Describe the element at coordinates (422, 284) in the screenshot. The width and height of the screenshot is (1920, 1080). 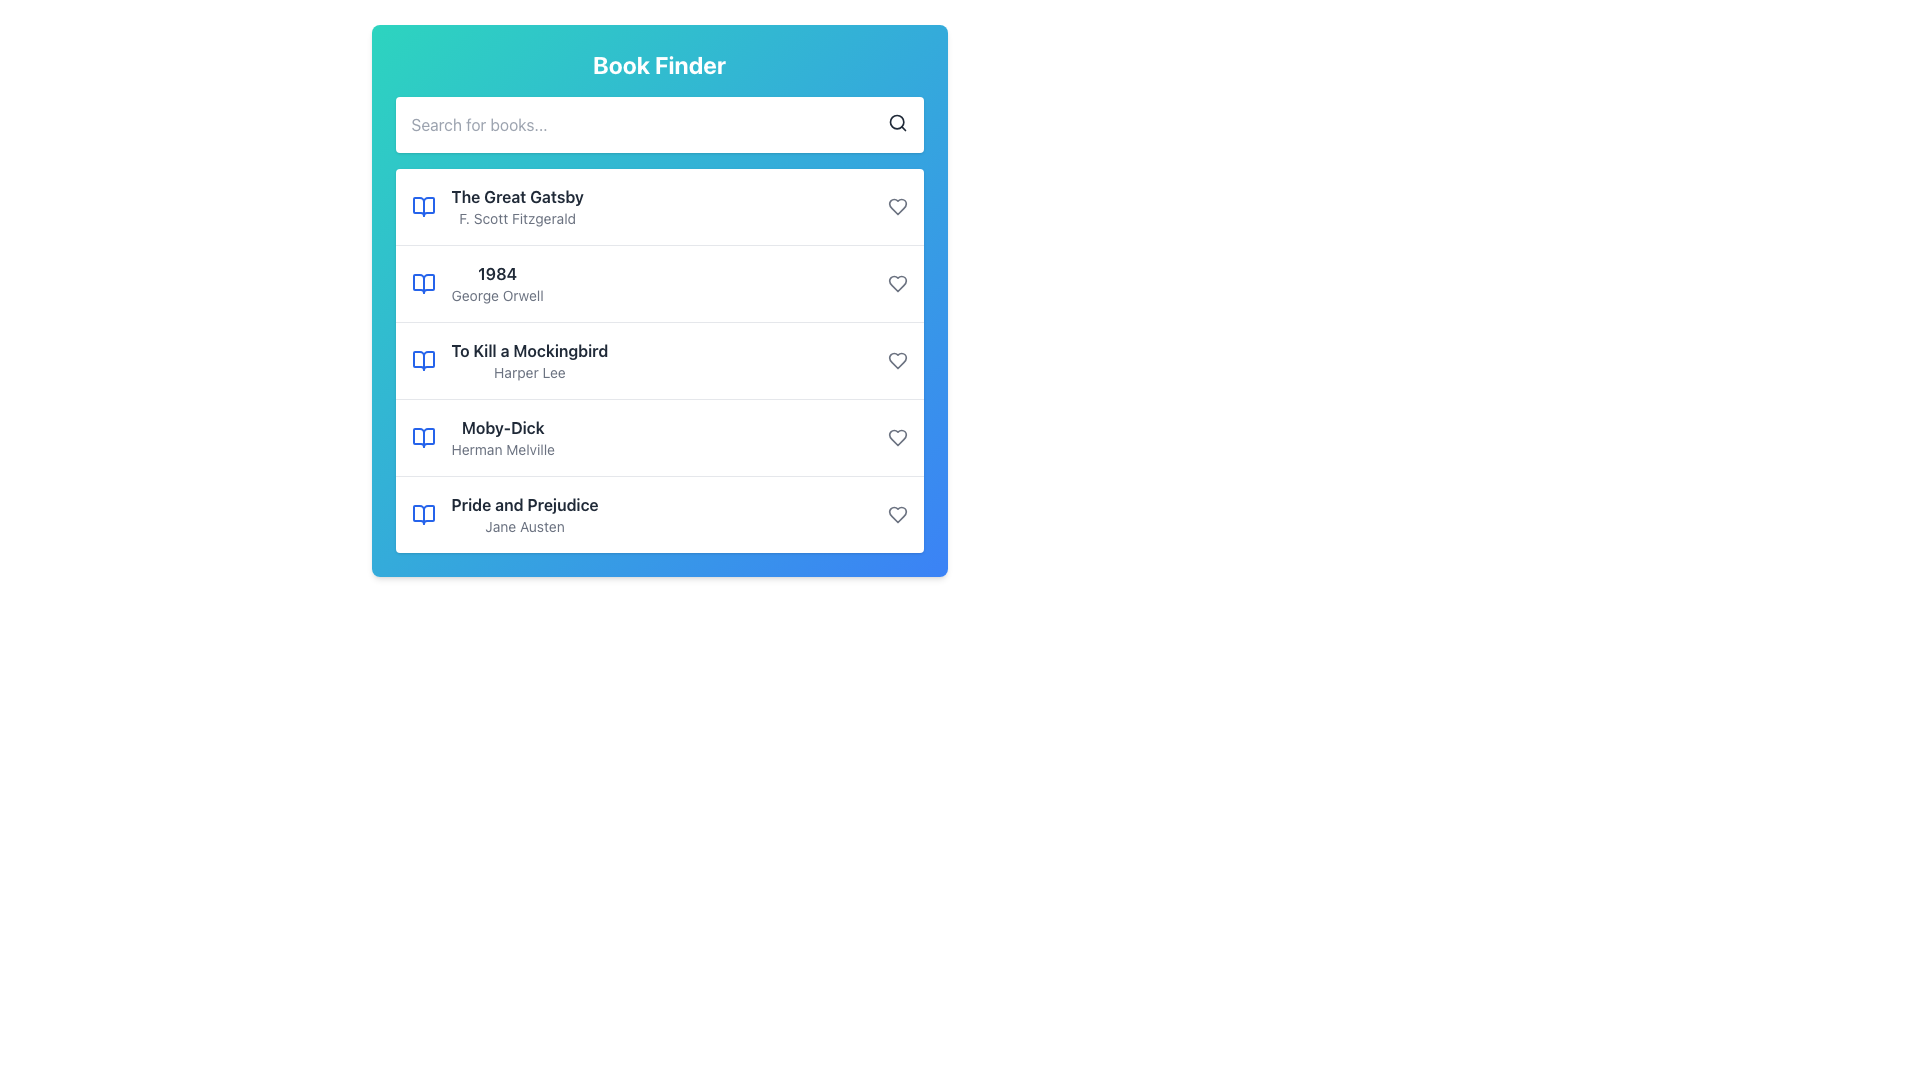
I see `the vector graphic representing a book, located to the left of the text '1984' by George Orwell in the vertical list of book items` at that location.